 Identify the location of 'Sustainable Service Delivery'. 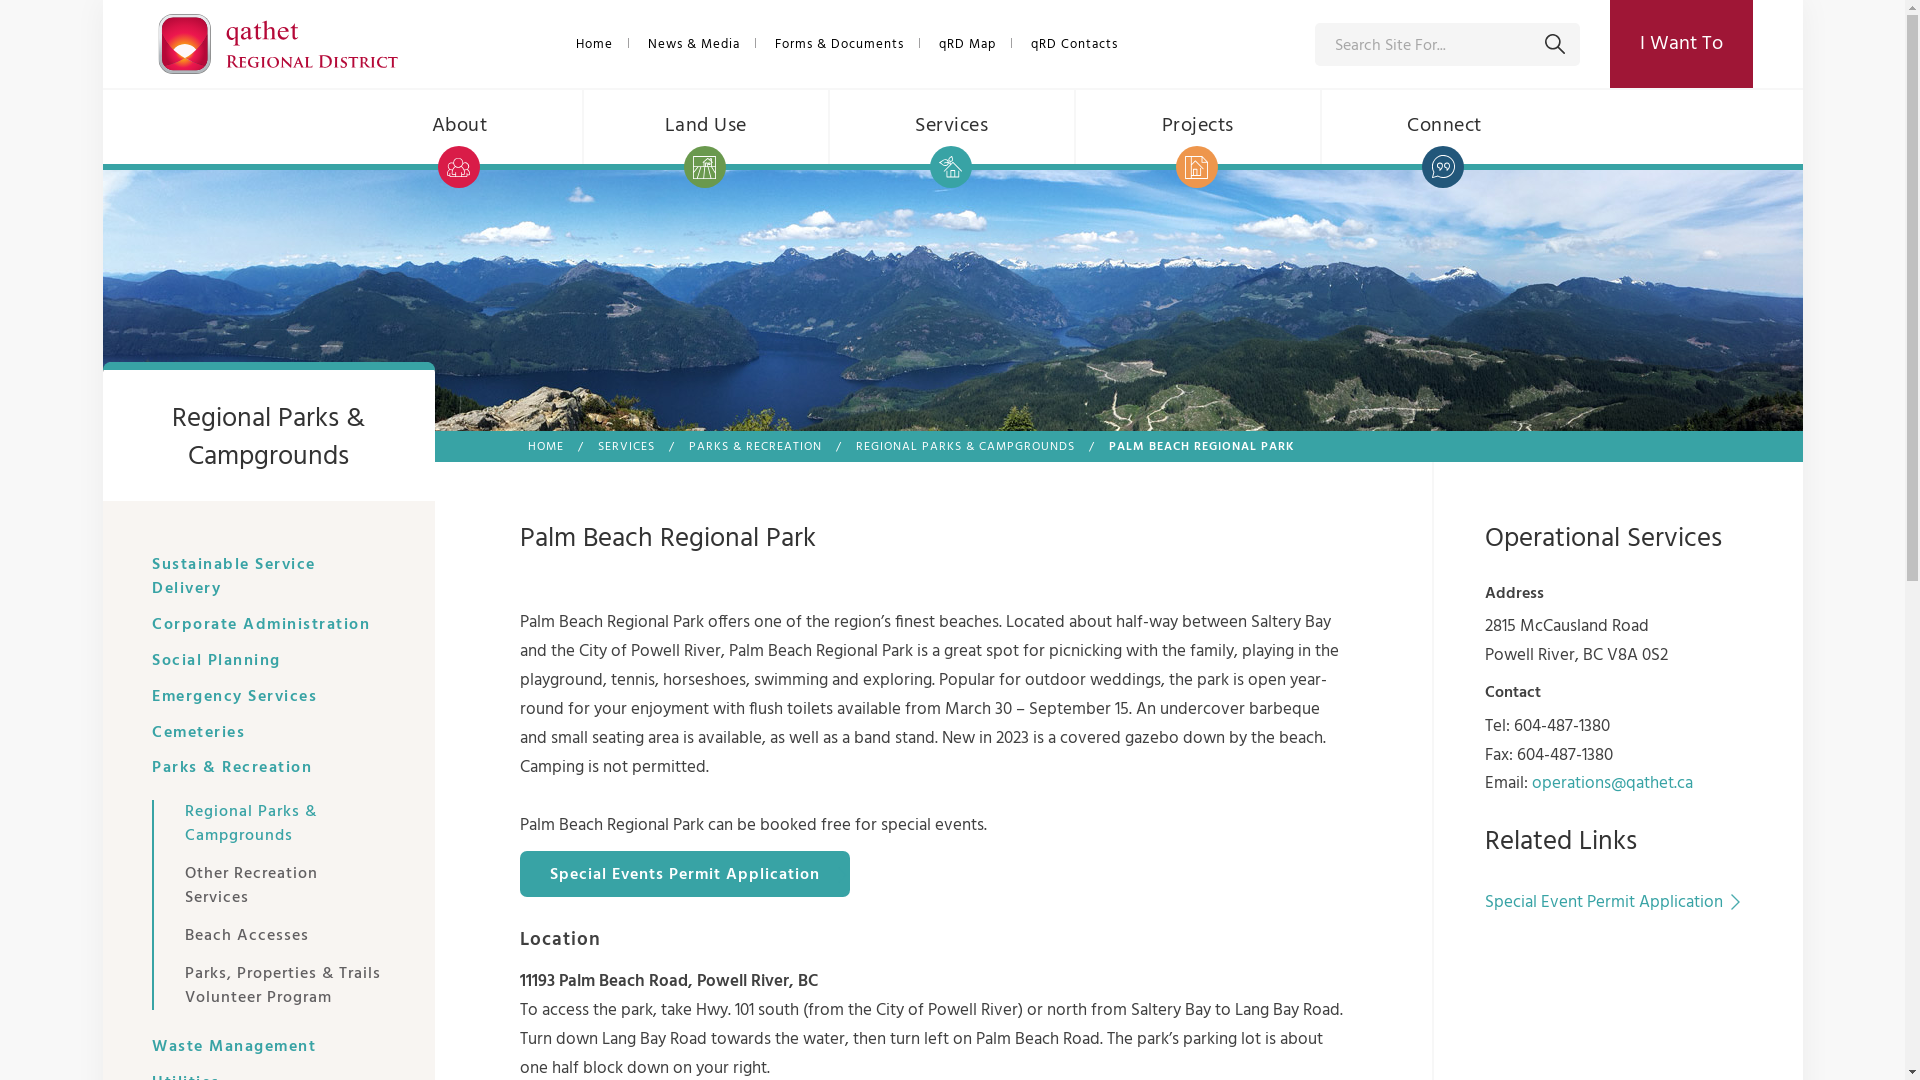
(267, 577).